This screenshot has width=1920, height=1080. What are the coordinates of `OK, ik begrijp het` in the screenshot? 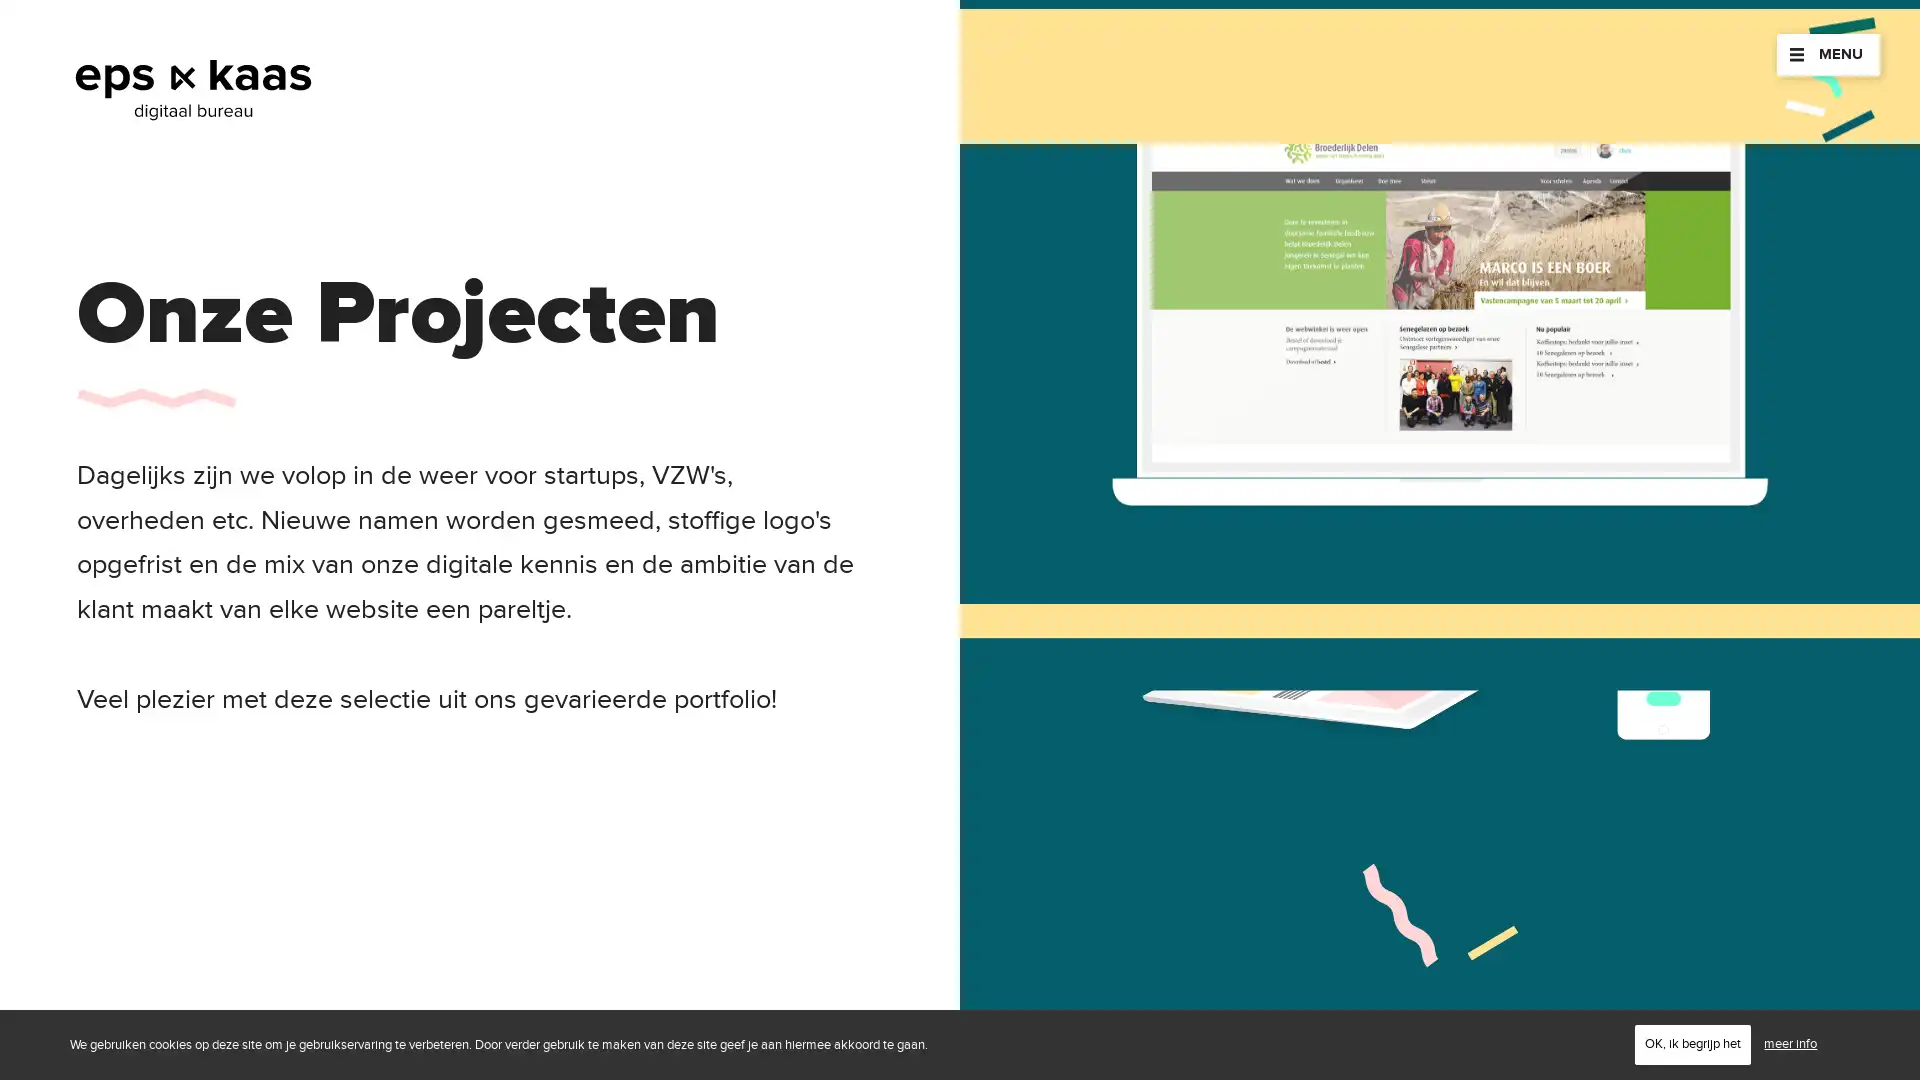 It's located at (1692, 1043).